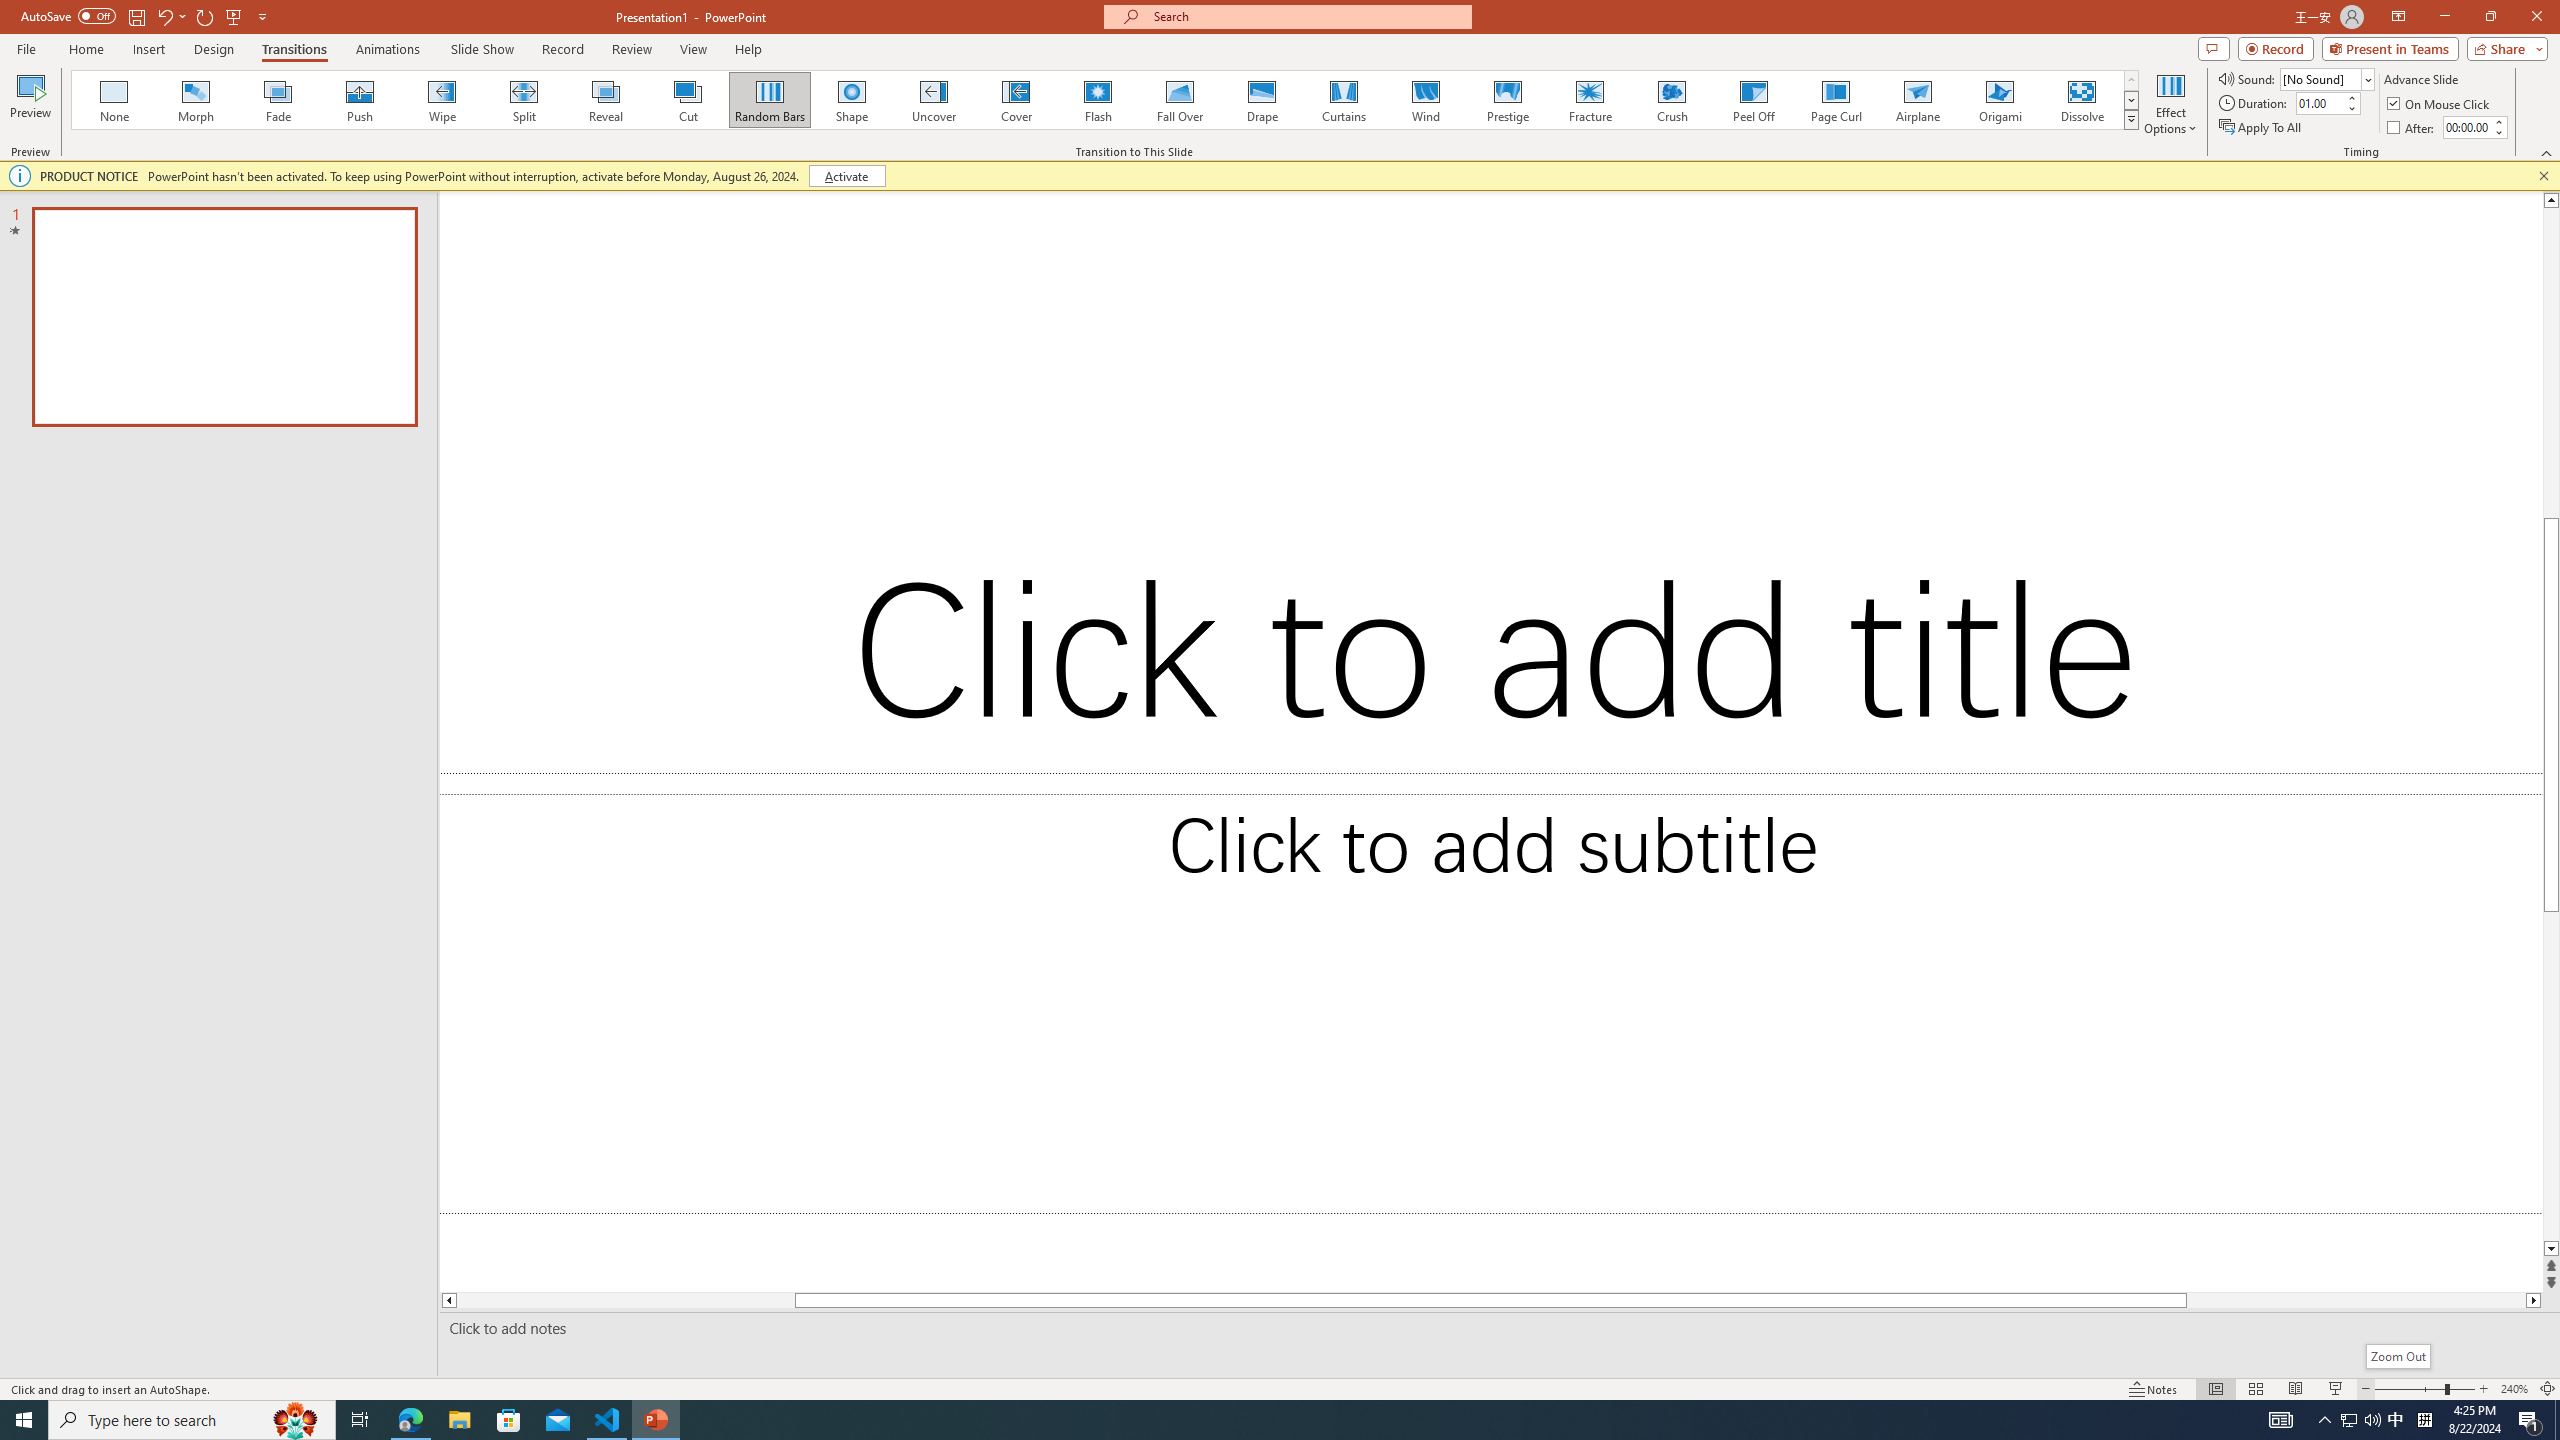 The height and width of the screenshot is (1440, 2560). I want to click on 'On Mouse Click', so click(2438, 103).